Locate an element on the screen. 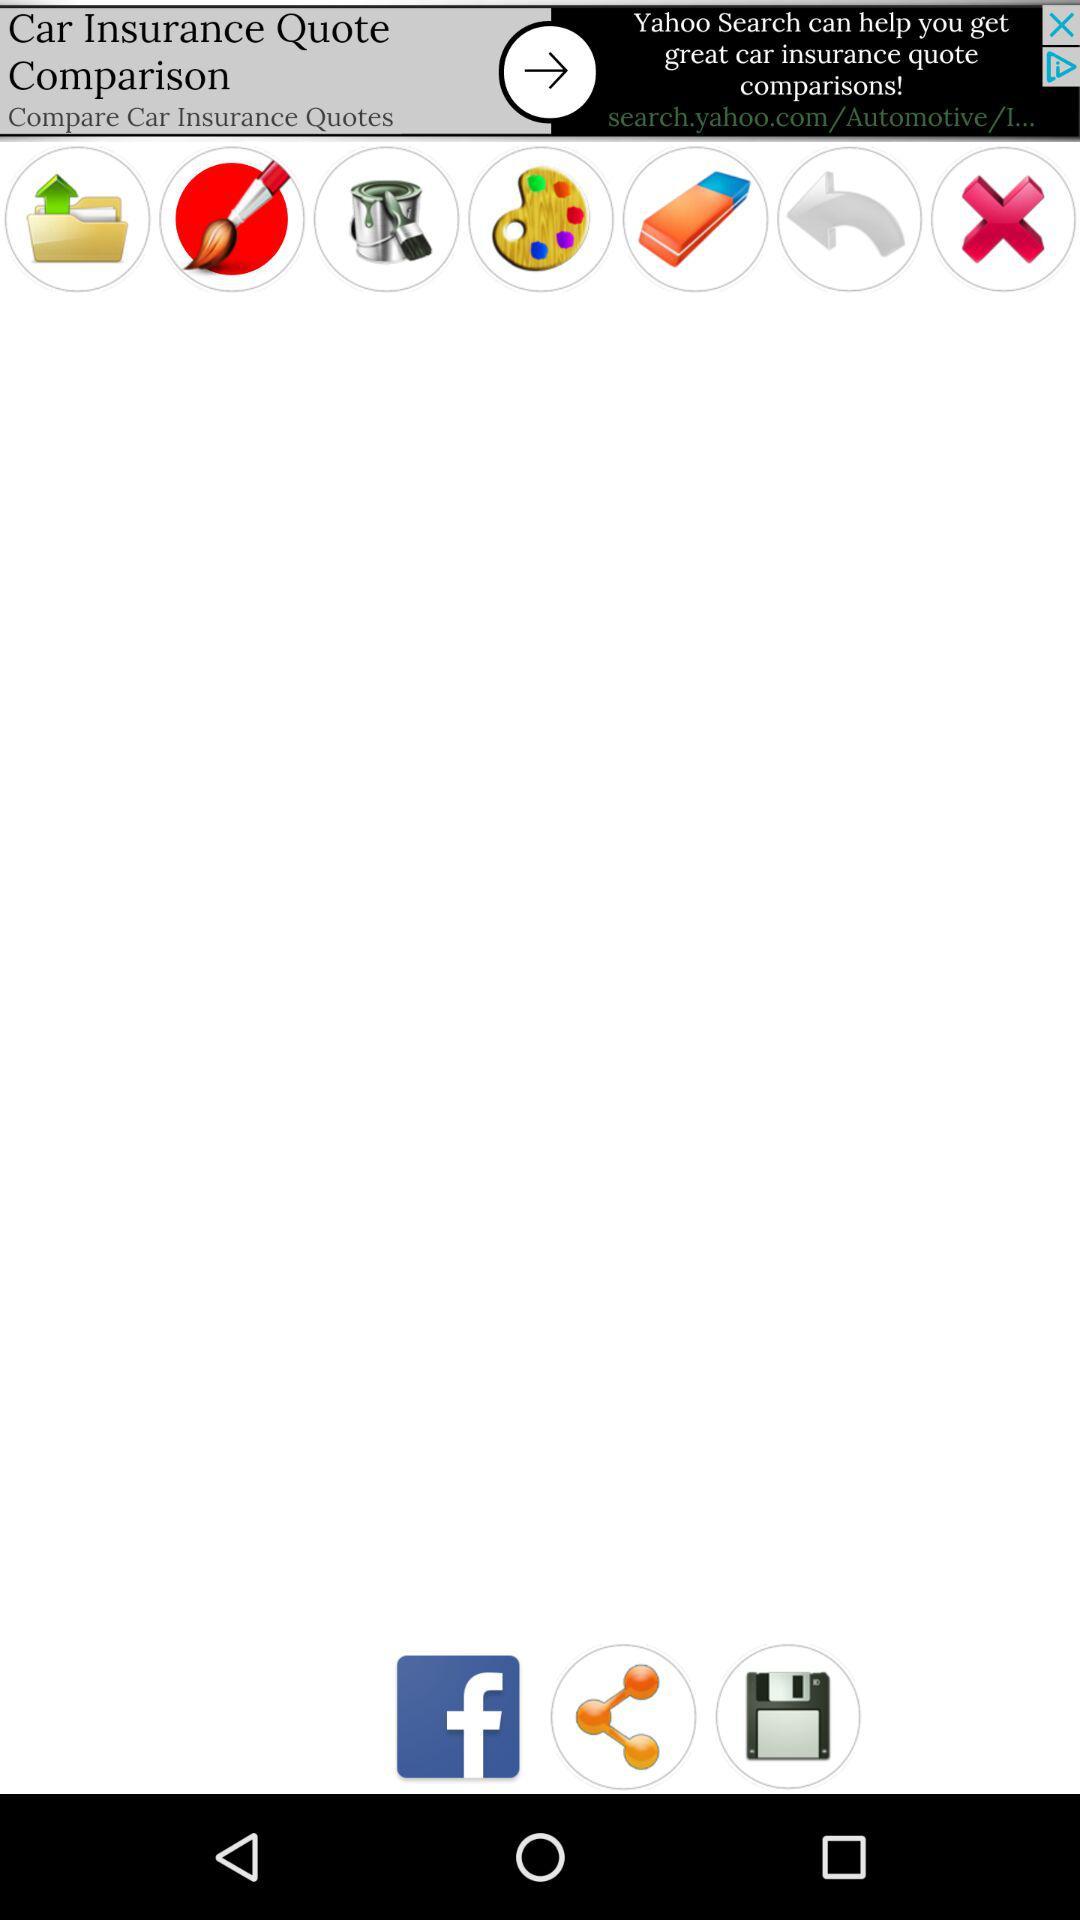 The height and width of the screenshot is (1920, 1080). the share icon is located at coordinates (622, 1837).